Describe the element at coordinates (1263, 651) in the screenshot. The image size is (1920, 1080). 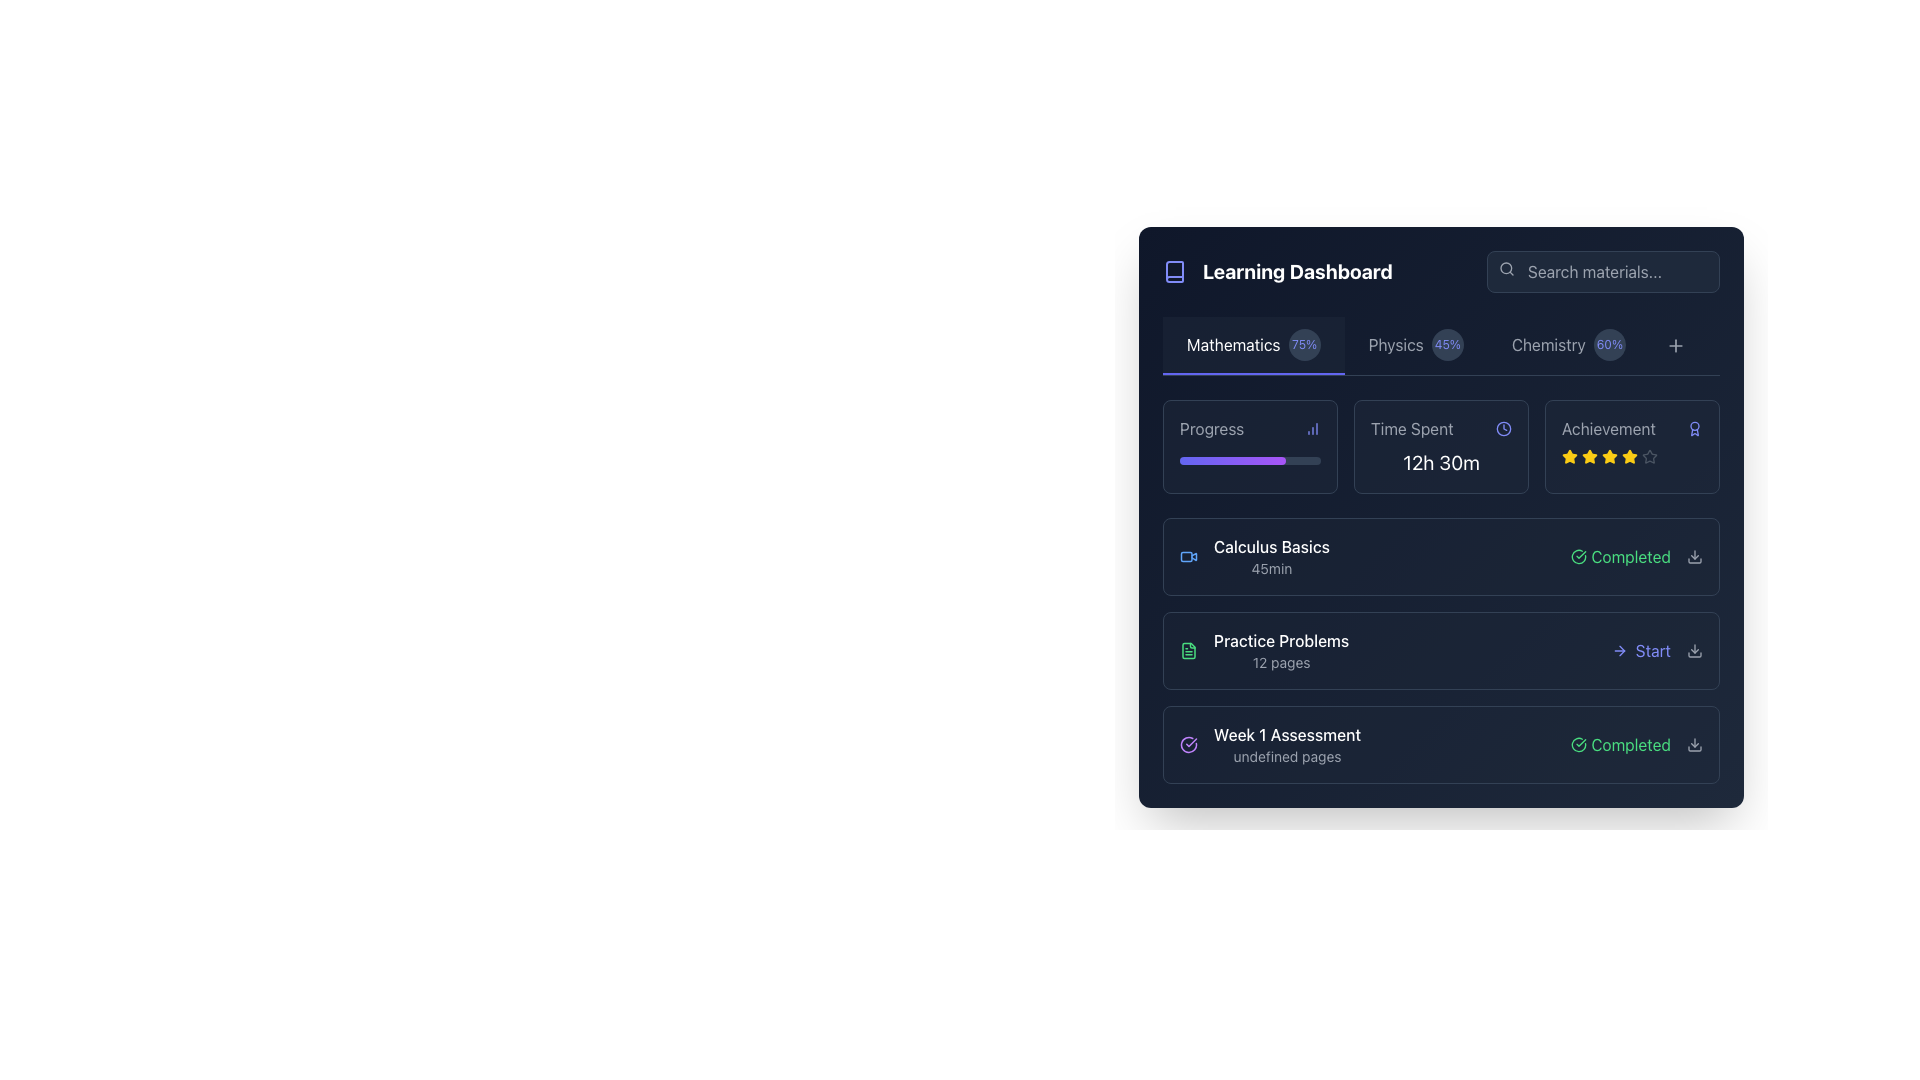
I see `the 'Practice Problems' course section item, which is positioned centrally in the dashboard interface, between 'Calculus Basics' and 'Week 1 Assessment'` at that location.